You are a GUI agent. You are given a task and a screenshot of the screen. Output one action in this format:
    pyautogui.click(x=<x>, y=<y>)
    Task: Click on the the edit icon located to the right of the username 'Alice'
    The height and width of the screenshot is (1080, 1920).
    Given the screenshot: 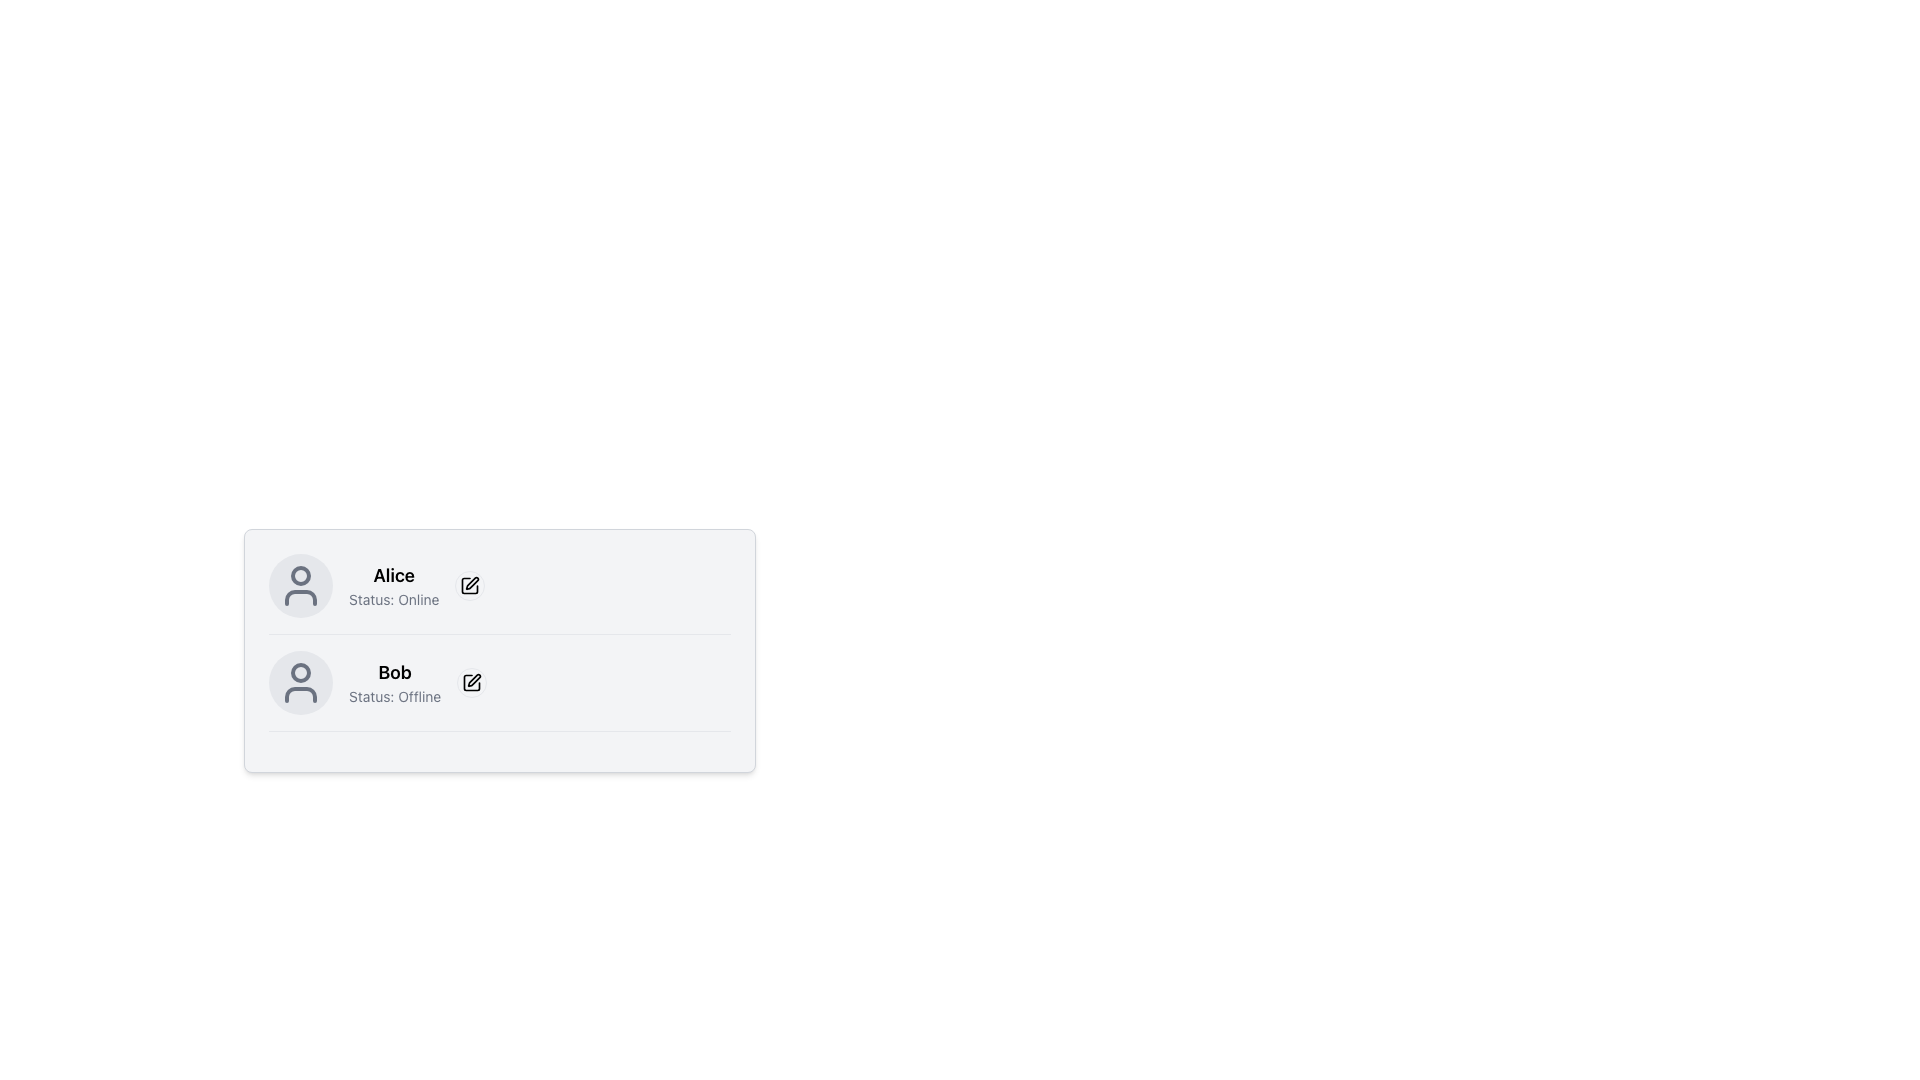 What is the action you would take?
    pyautogui.click(x=473, y=679)
    